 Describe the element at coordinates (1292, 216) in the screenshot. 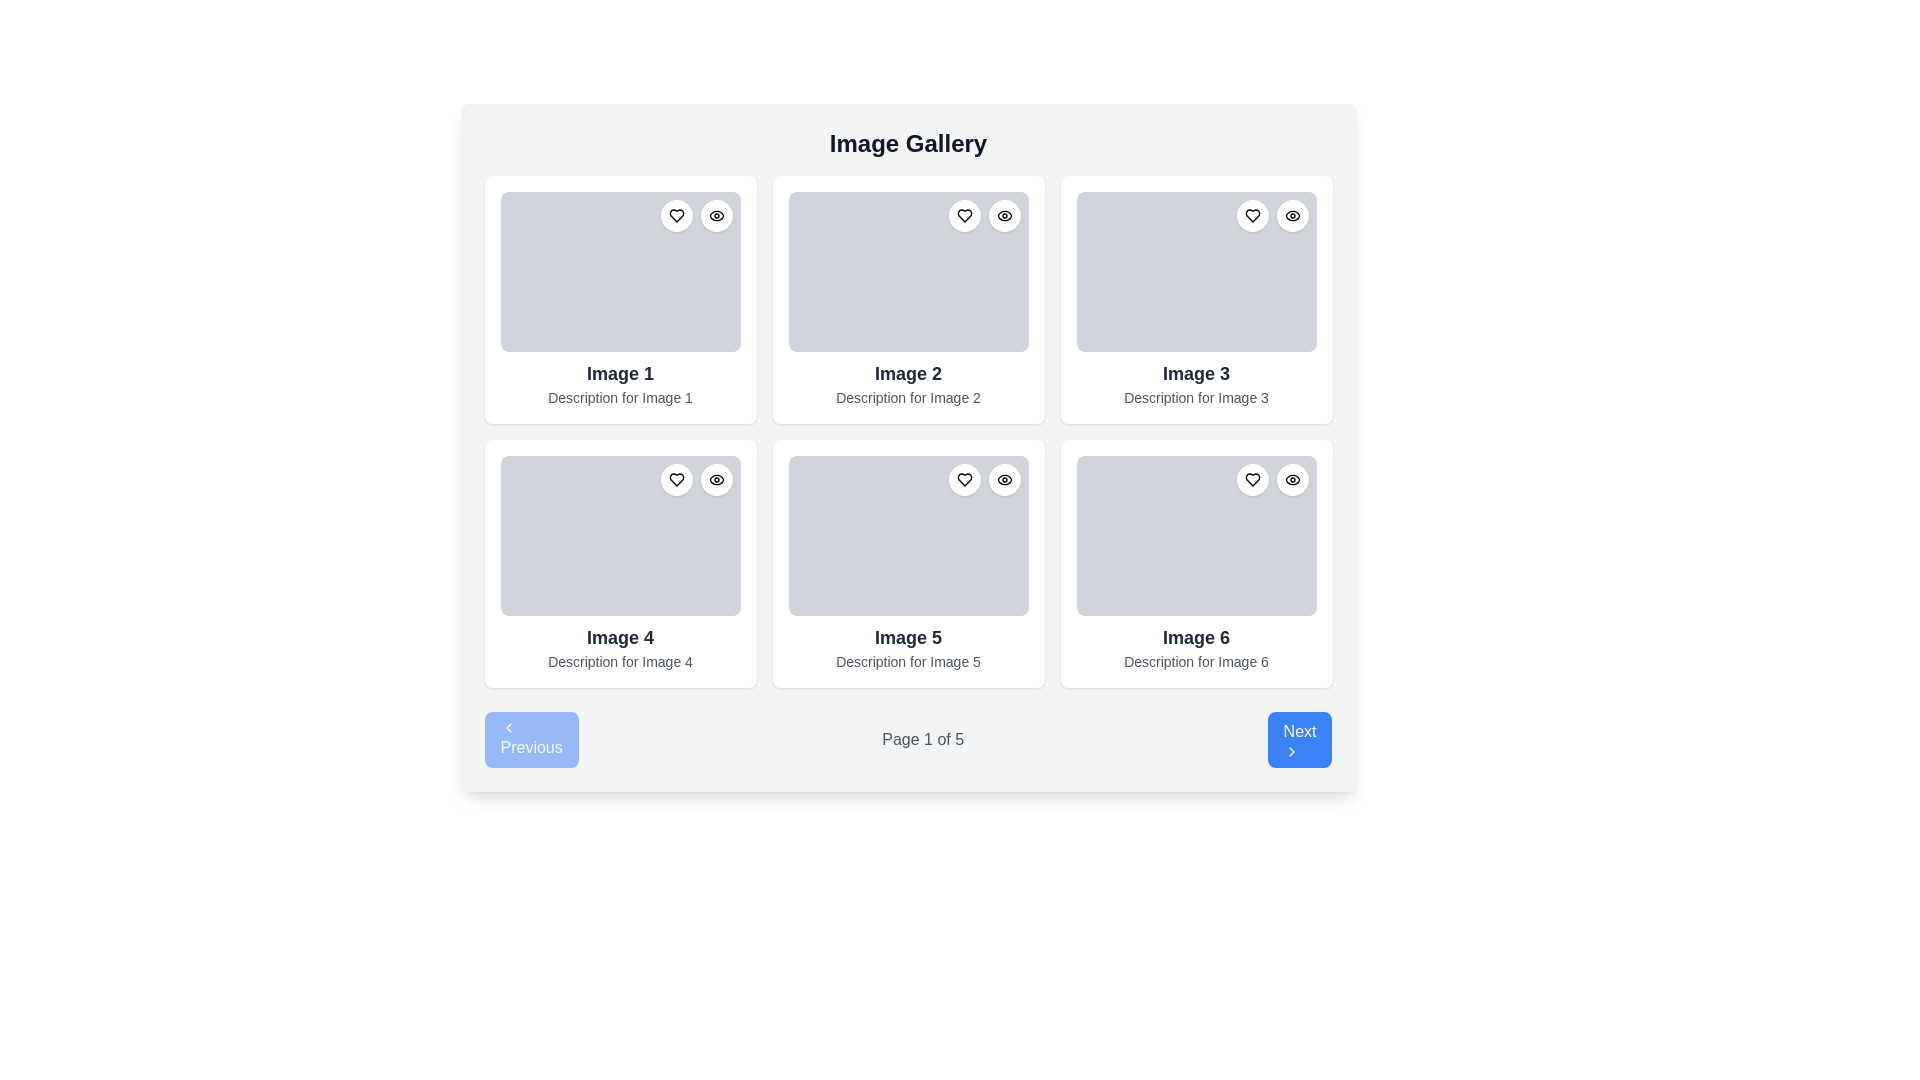

I see `the second button from the right in the top-right corner of the card associated with 'Image 3' to preview the item` at that location.